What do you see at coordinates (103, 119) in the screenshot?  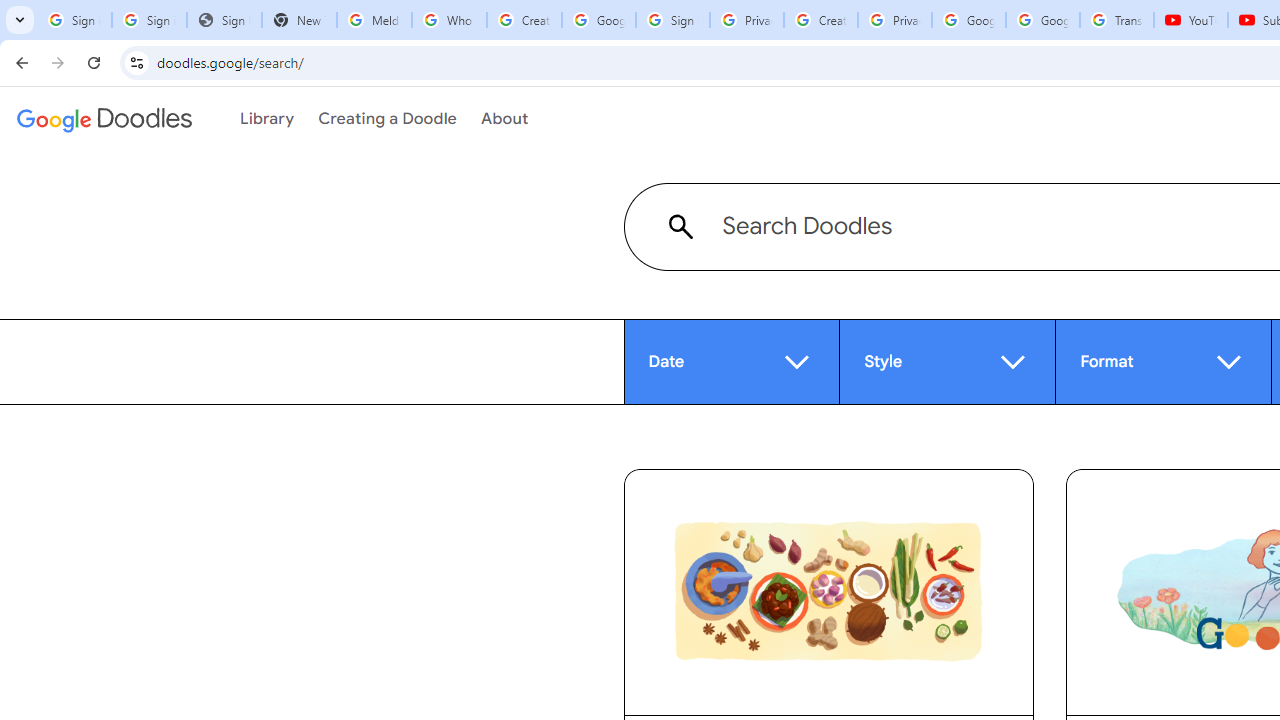 I see `'Google doodles'` at bounding box center [103, 119].